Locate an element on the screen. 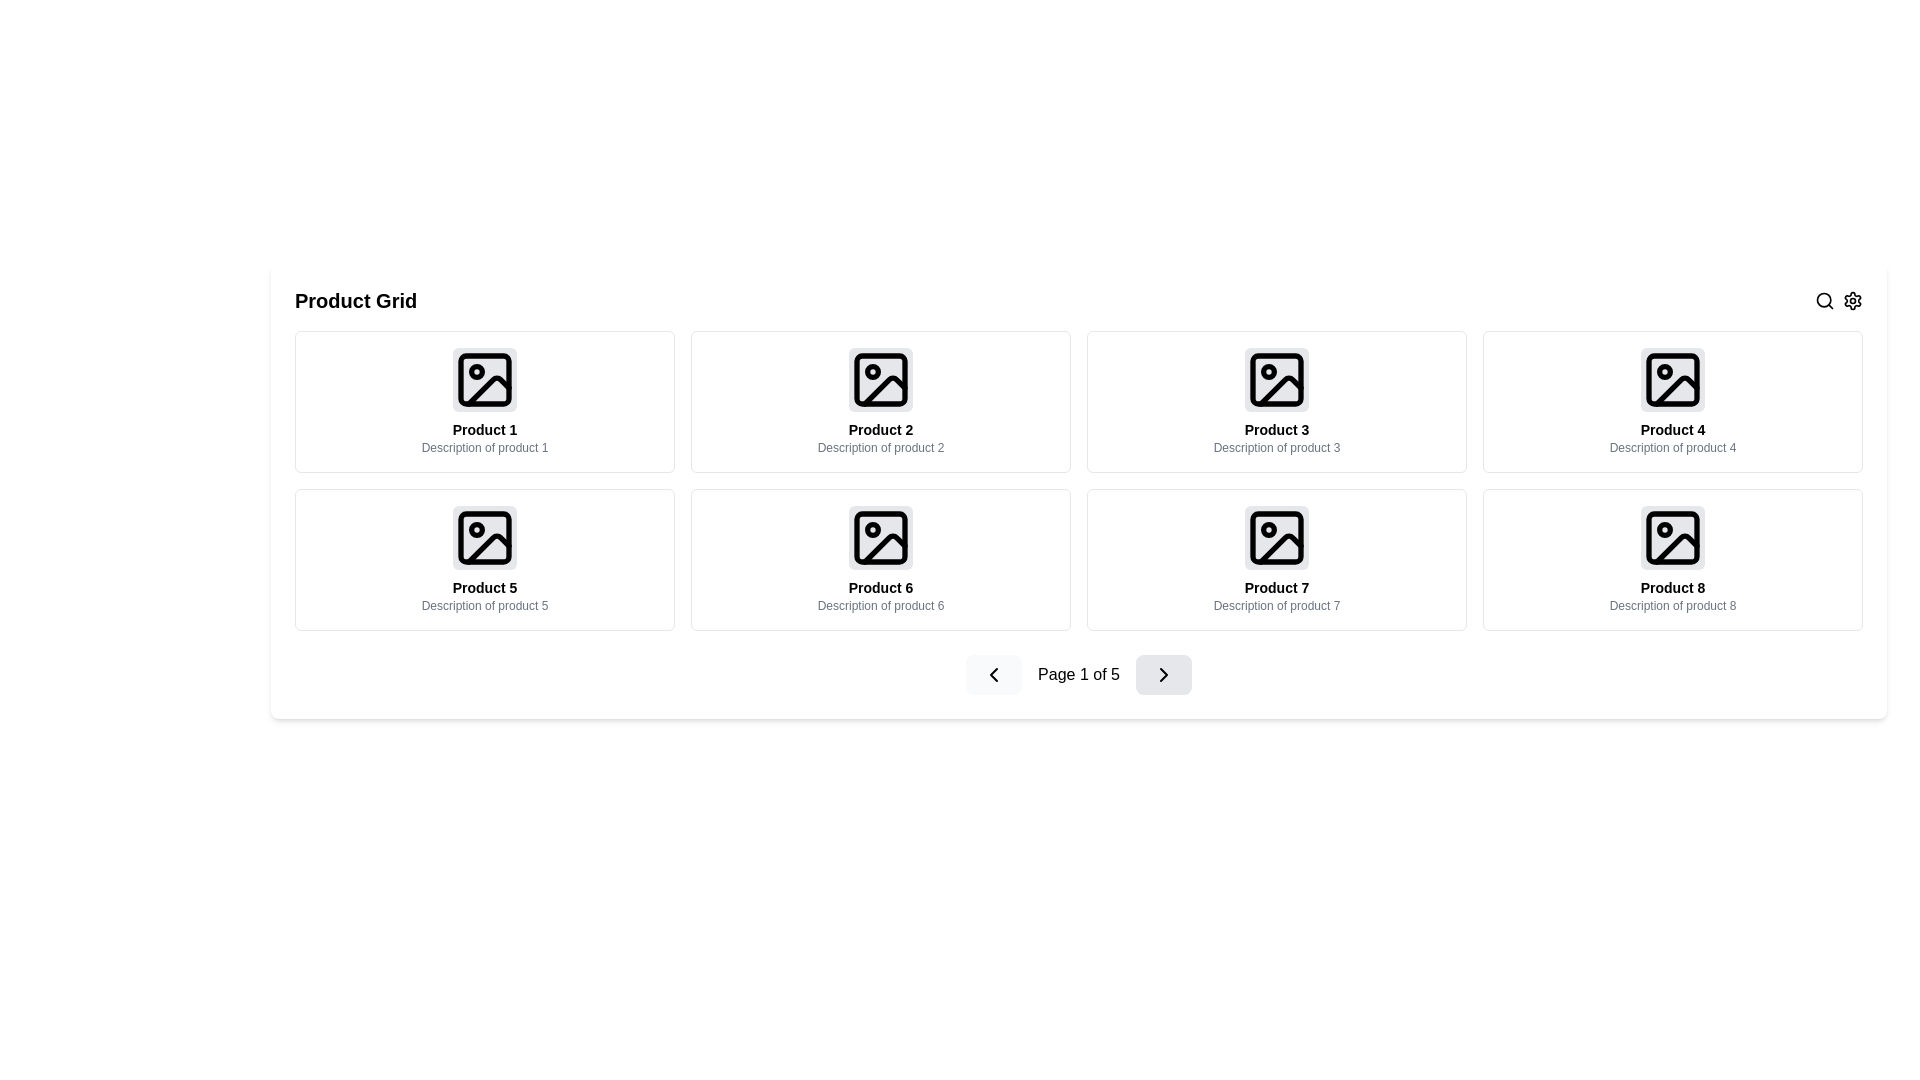 The image size is (1920, 1080). the button with the 'lucide-chevron-left' class is located at coordinates (993, 675).